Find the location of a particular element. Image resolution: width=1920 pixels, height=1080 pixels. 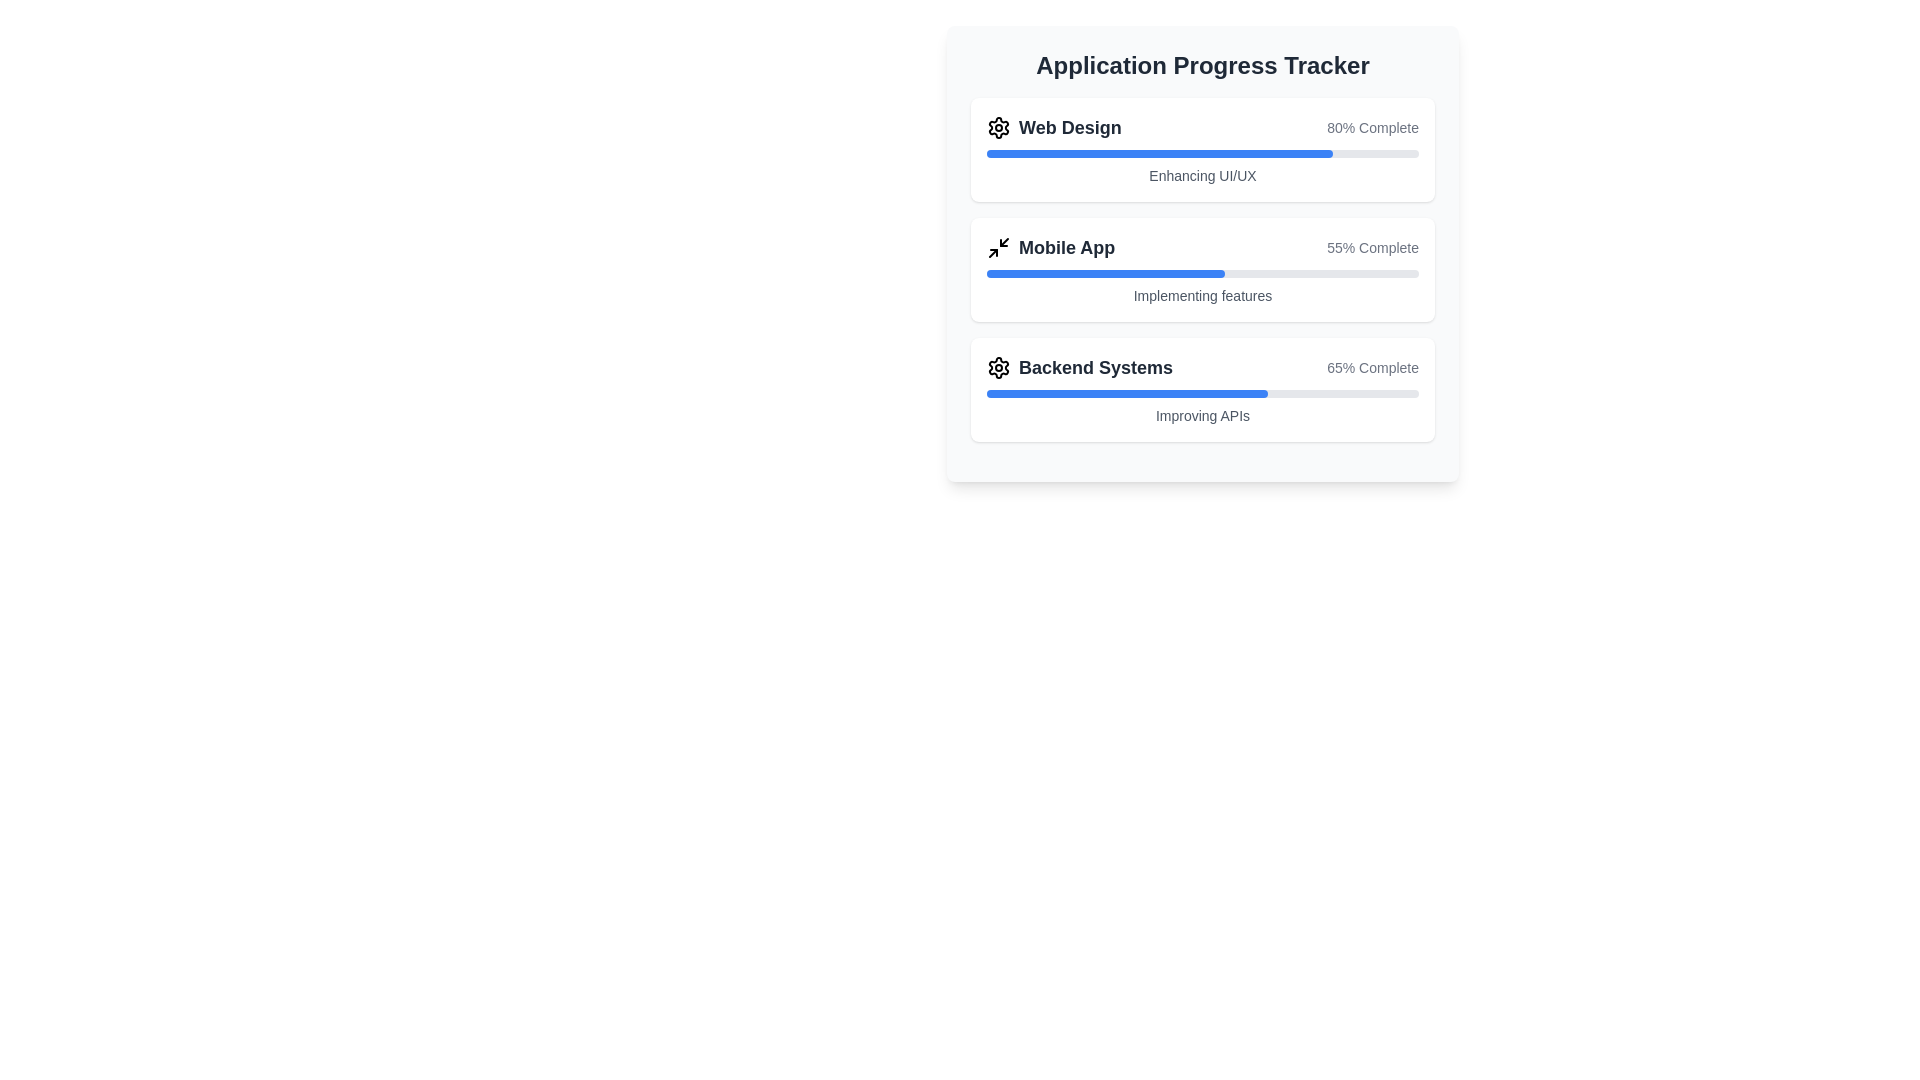

the 'Mobile App' progress tracker label, which is the second entry in a vertical list of progress trackers, distinguishing it from other tasks and providing context to the associated progress bar and percentage is located at coordinates (1050, 246).